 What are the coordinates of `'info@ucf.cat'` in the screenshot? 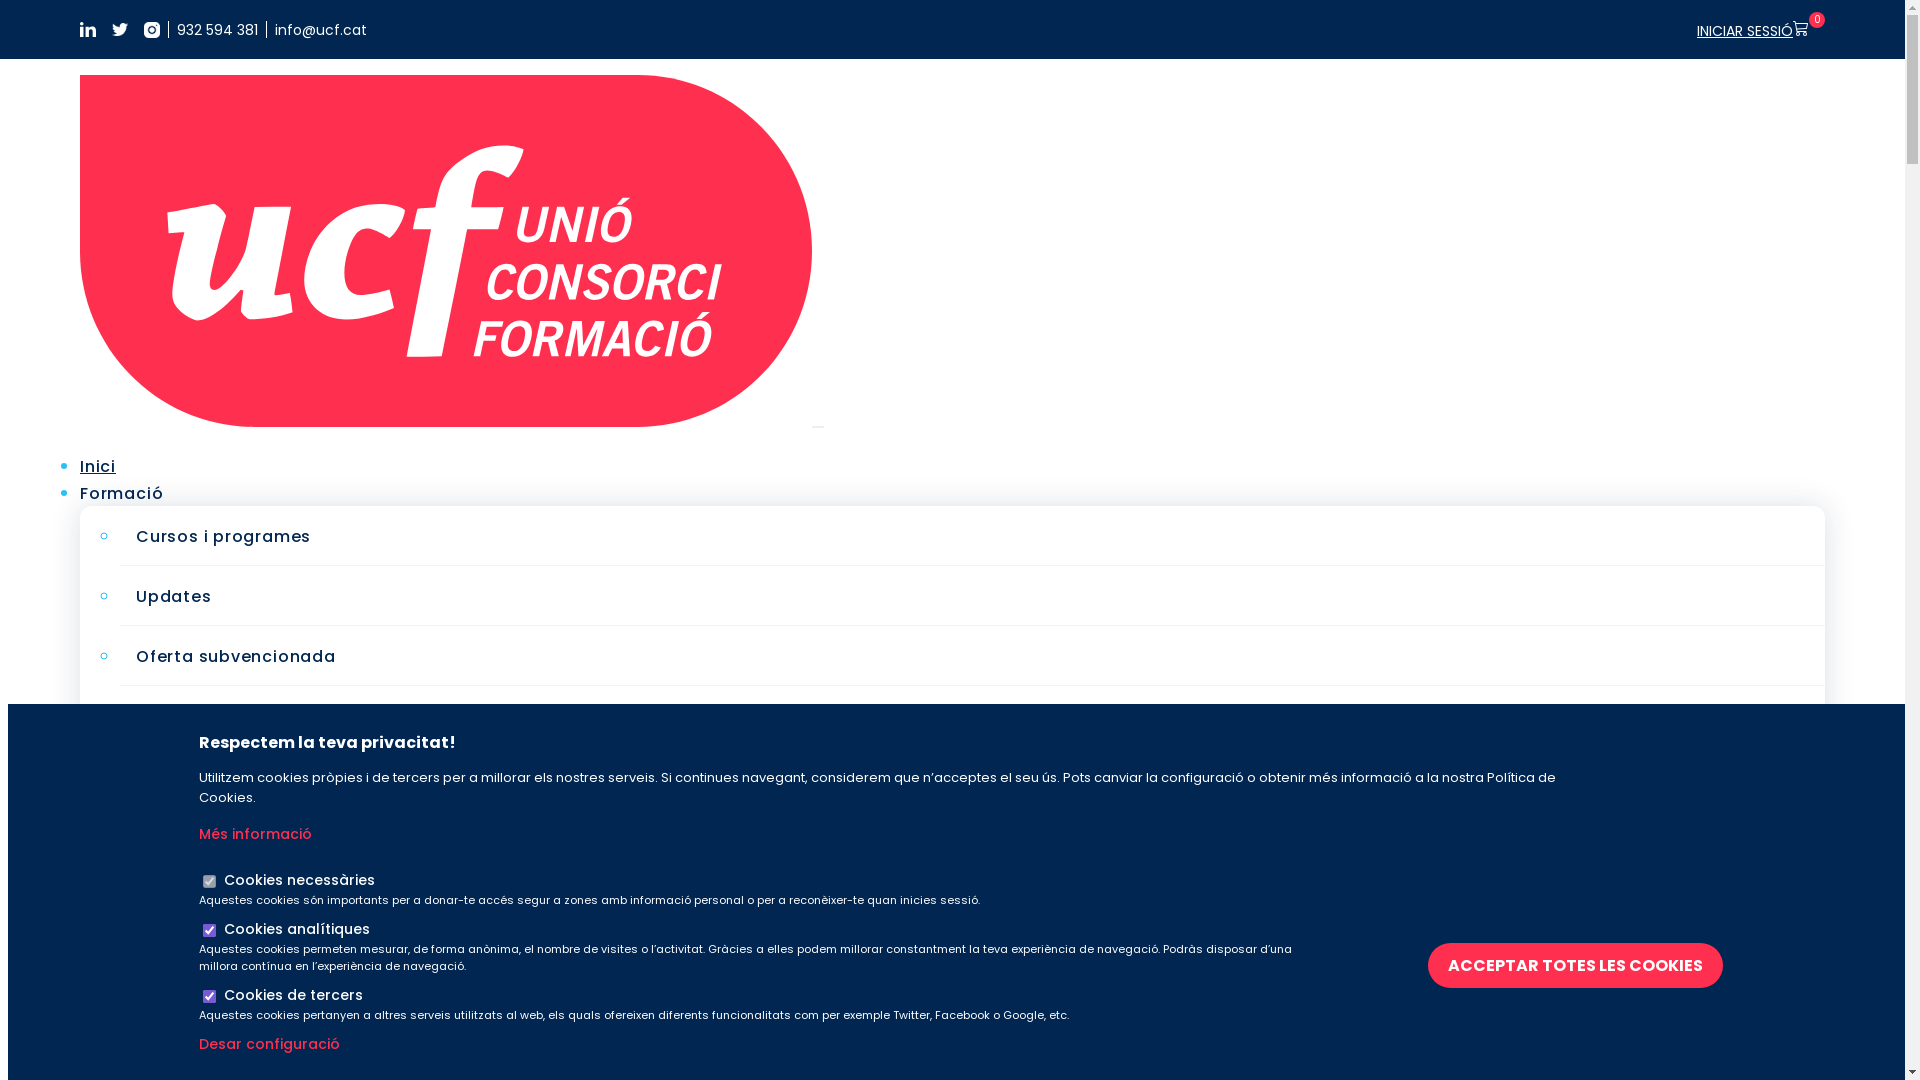 It's located at (321, 30).